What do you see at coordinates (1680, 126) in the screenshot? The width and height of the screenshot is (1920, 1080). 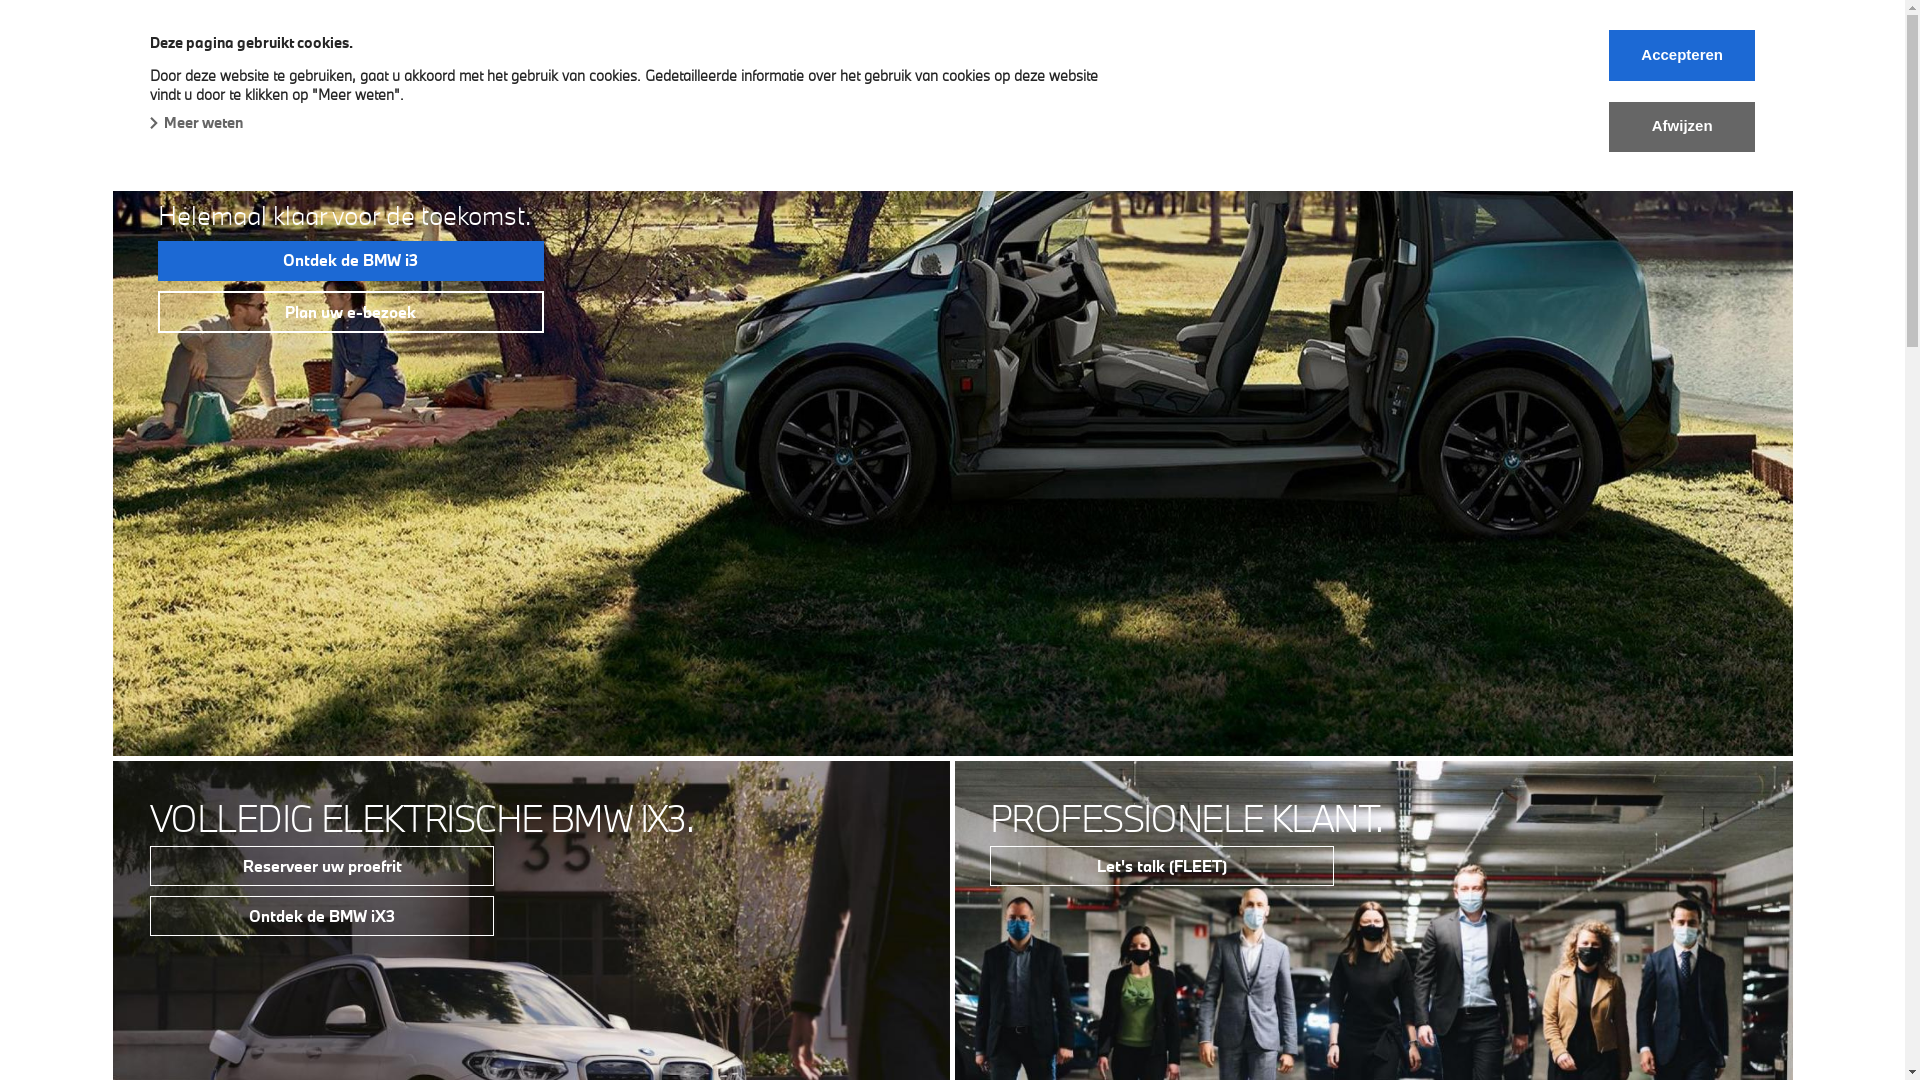 I see `'Afwijzen'` at bounding box center [1680, 126].